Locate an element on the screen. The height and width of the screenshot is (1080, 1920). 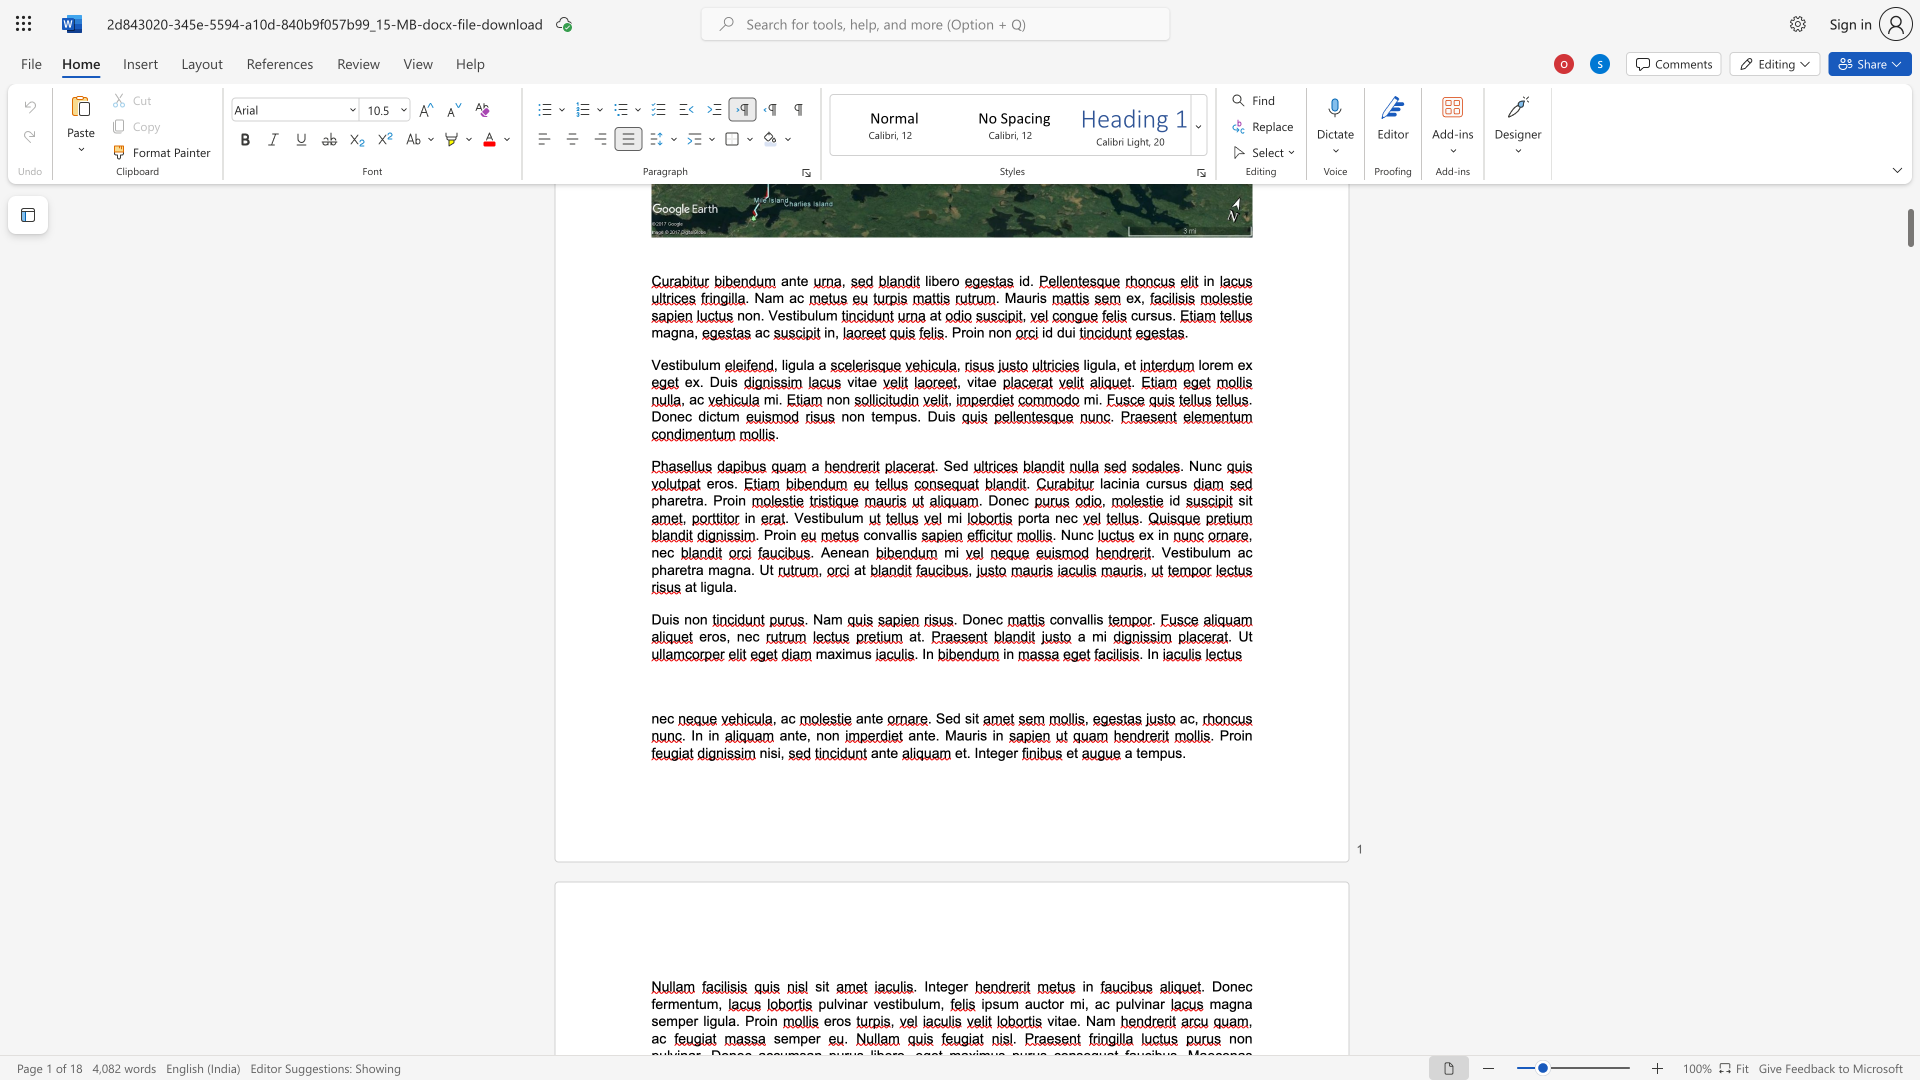
the space between the continuous character "n" and "t" in the text is located at coordinates (934, 985).